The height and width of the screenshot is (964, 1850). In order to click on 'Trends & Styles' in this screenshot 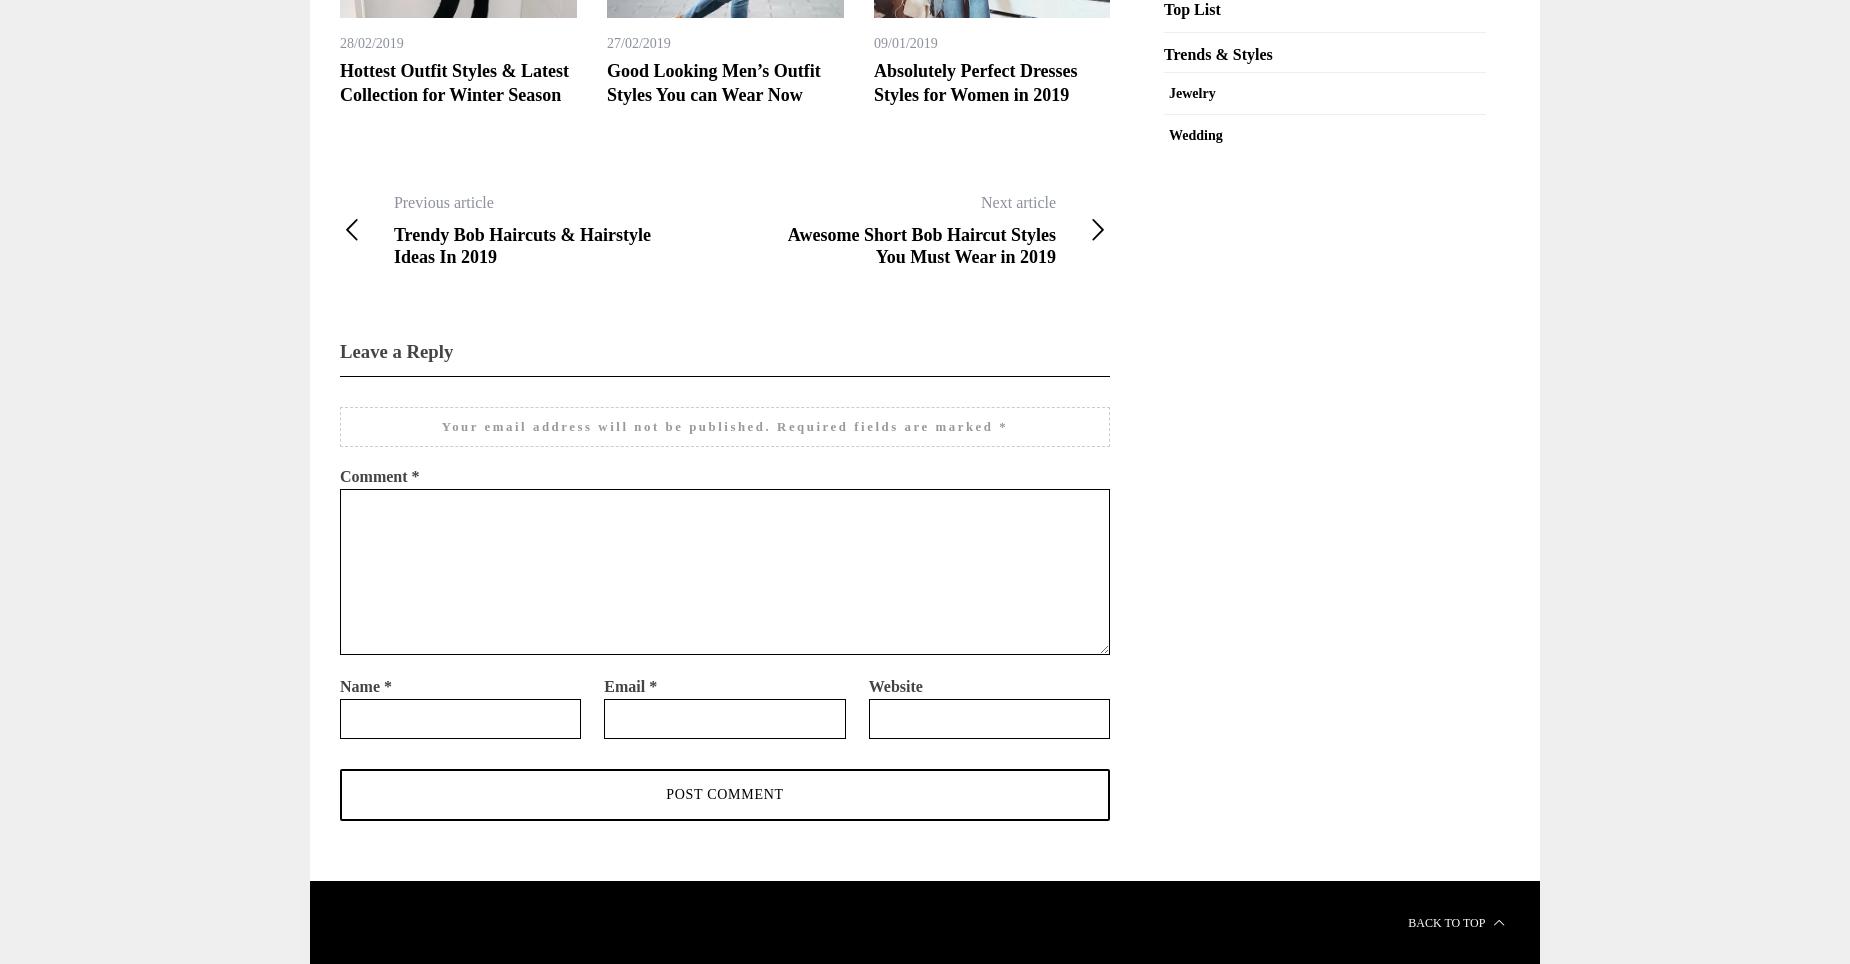, I will do `click(1163, 53)`.